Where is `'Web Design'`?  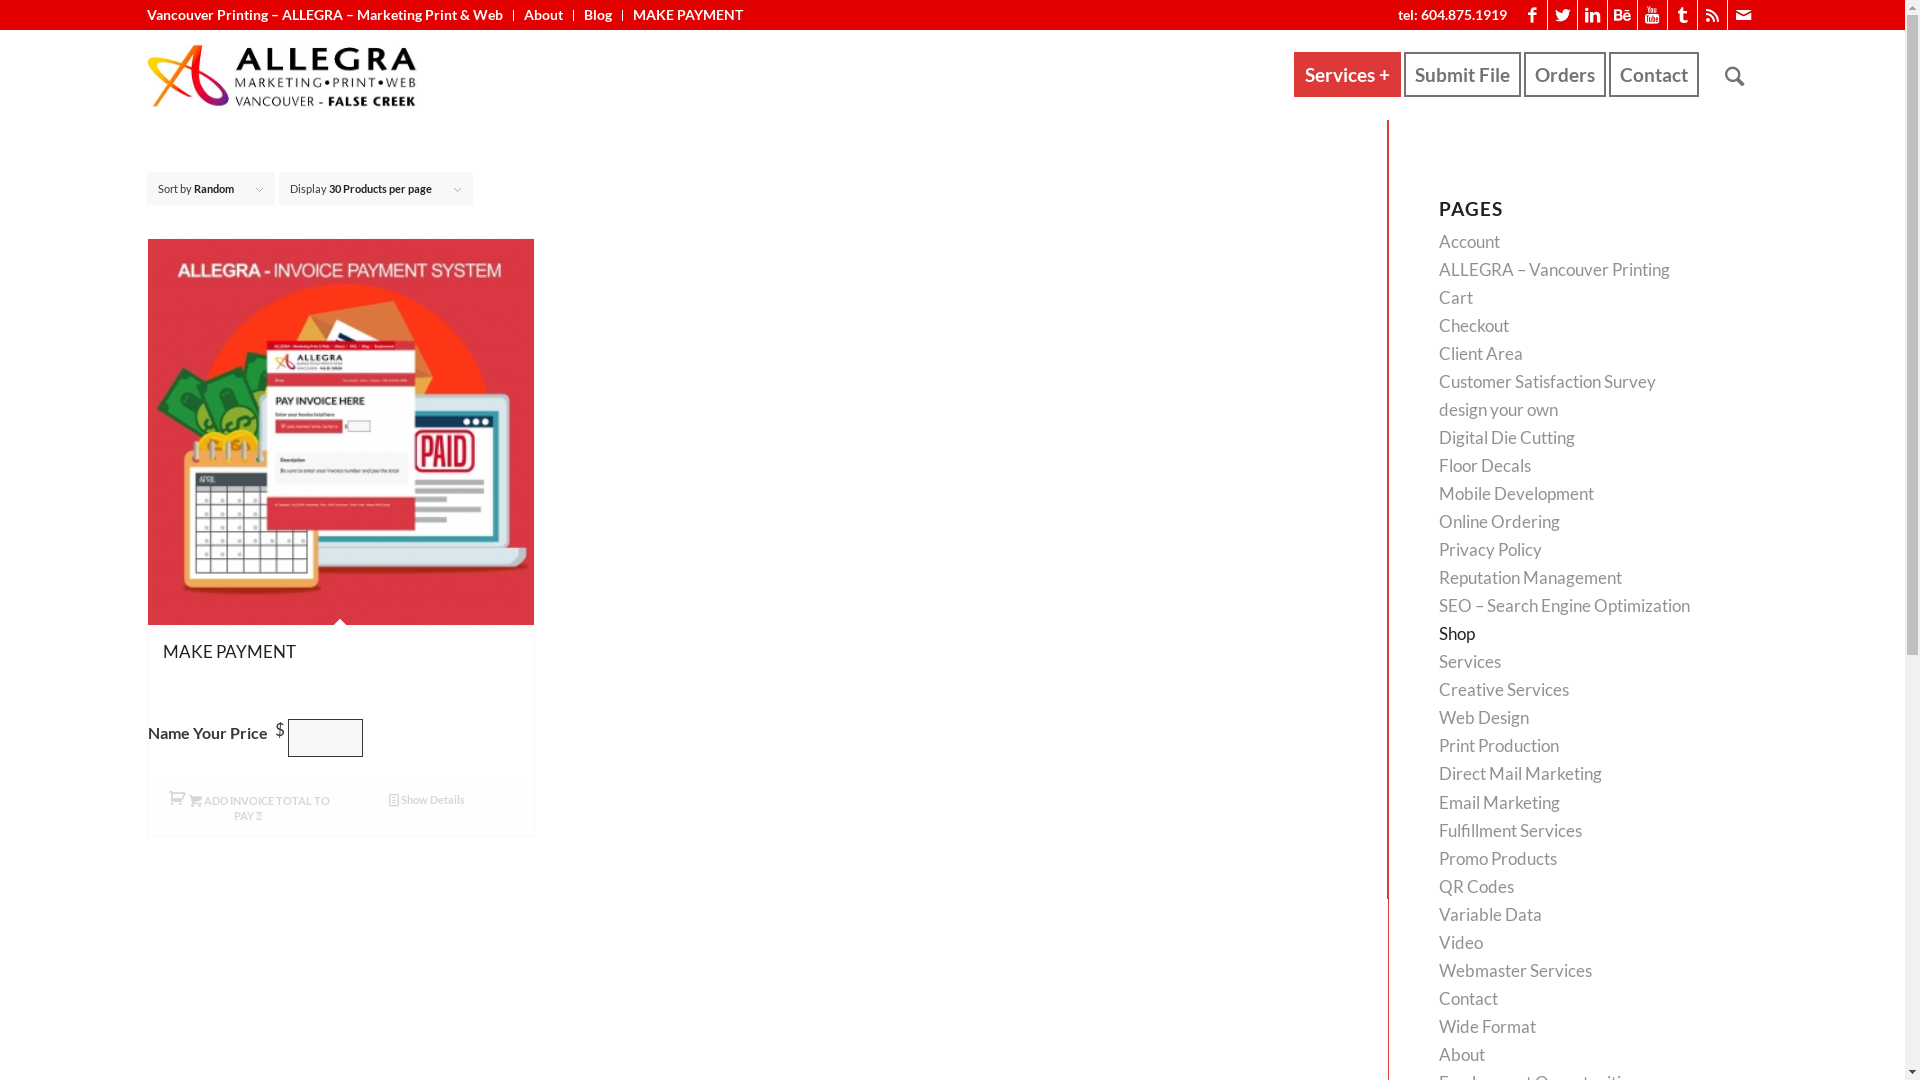
'Web Design' is located at coordinates (1483, 716).